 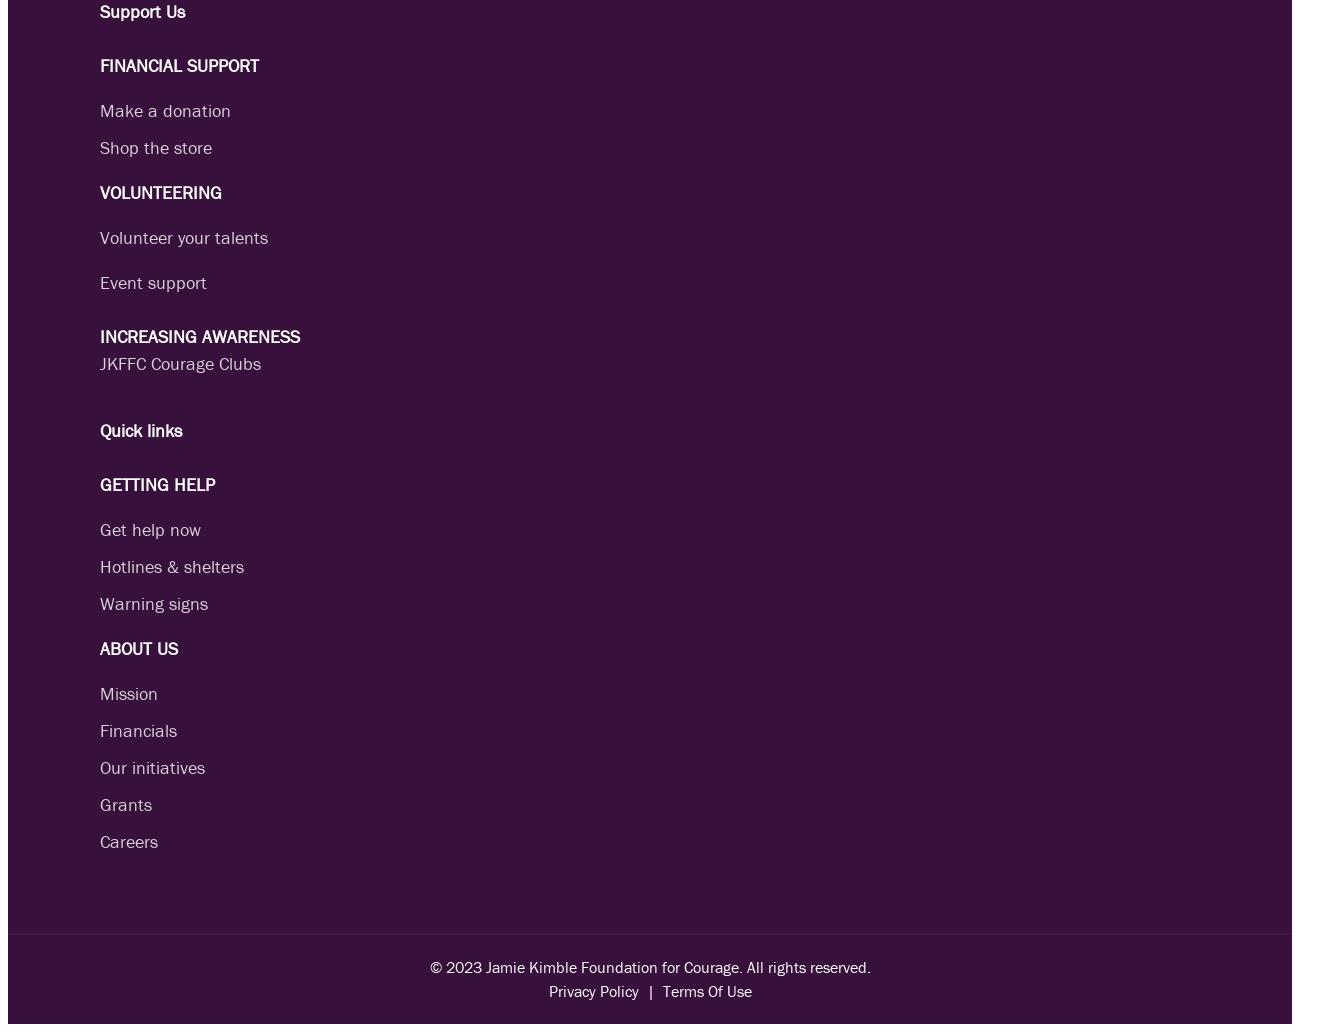 I want to click on '|', so click(x=637, y=990).